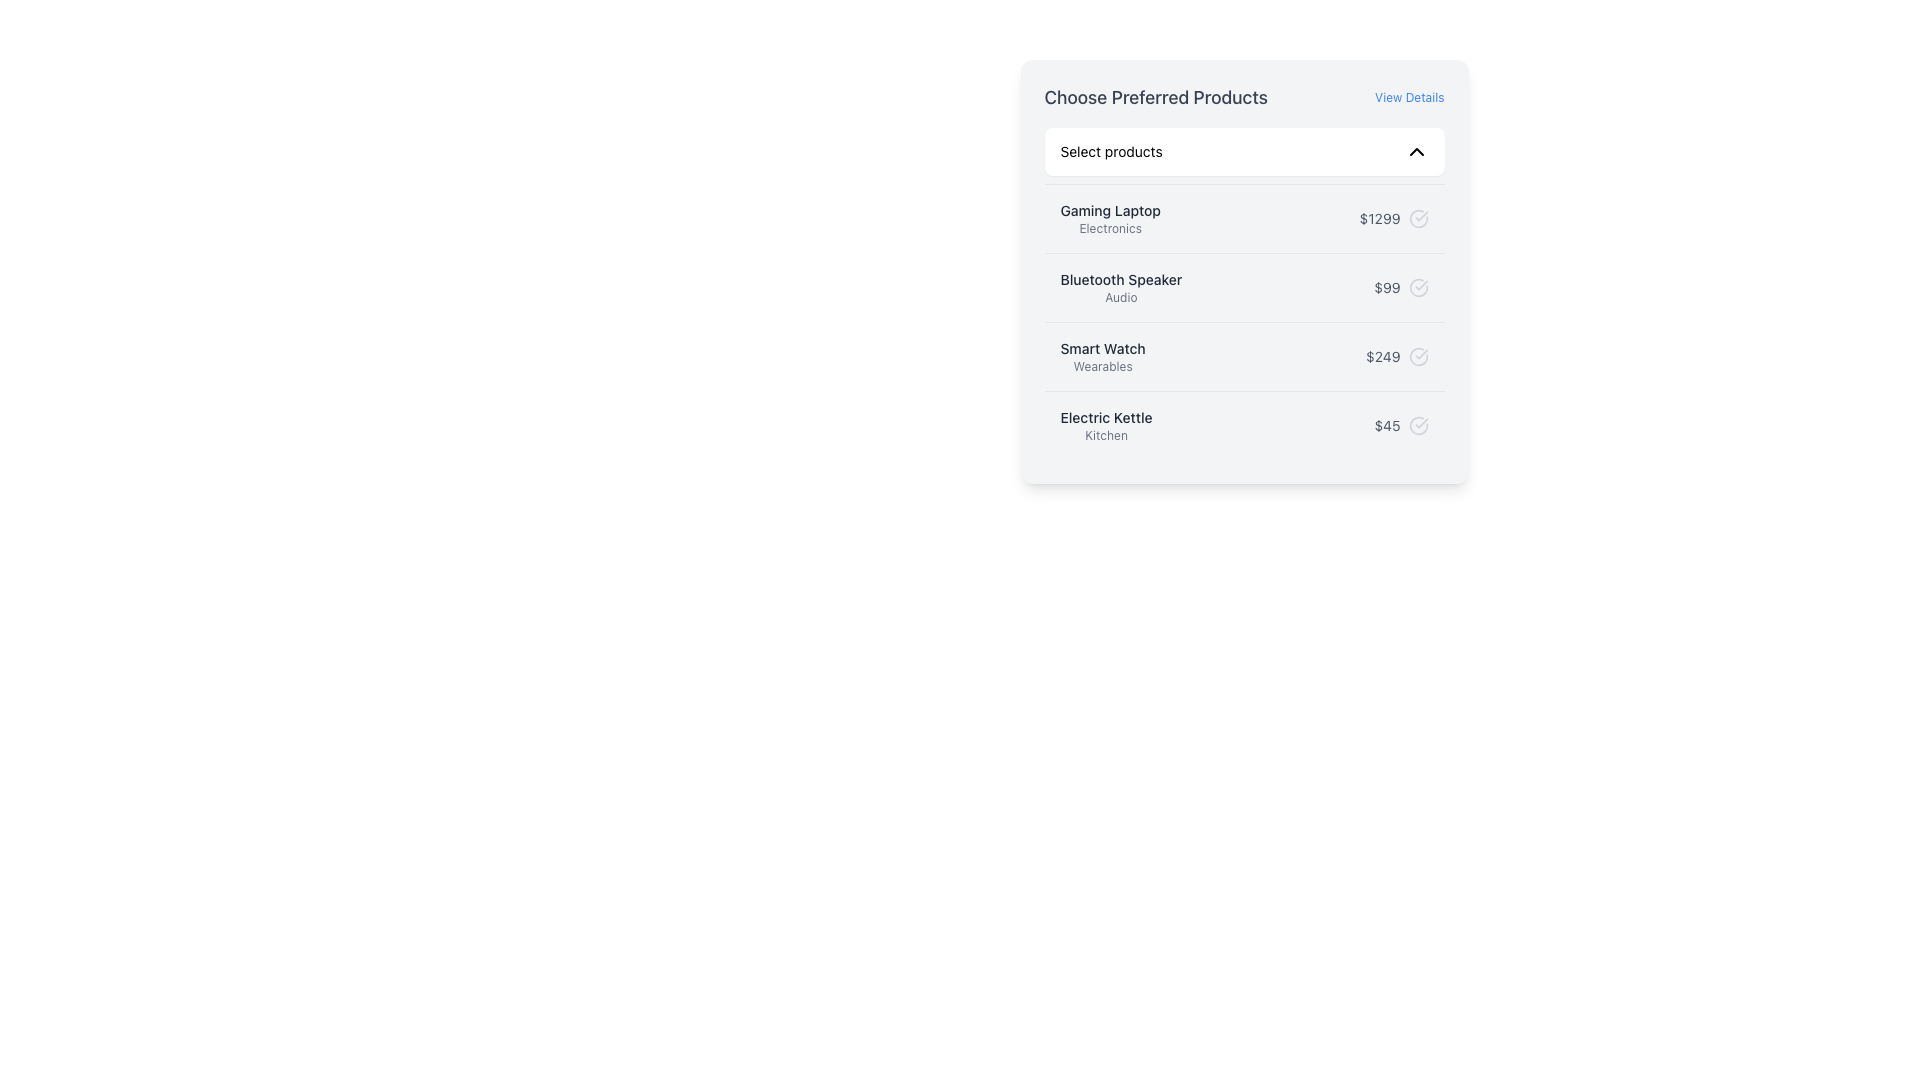  What do you see at coordinates (1105, 424) in the screenshot?
I see `text displayed in the lower part of the card titled 'Choose Preferred Products' for the 'Electric Kettle' in the 'Kitchen' category, located above the price information of '$45'` at bounding box center [1105, 424].